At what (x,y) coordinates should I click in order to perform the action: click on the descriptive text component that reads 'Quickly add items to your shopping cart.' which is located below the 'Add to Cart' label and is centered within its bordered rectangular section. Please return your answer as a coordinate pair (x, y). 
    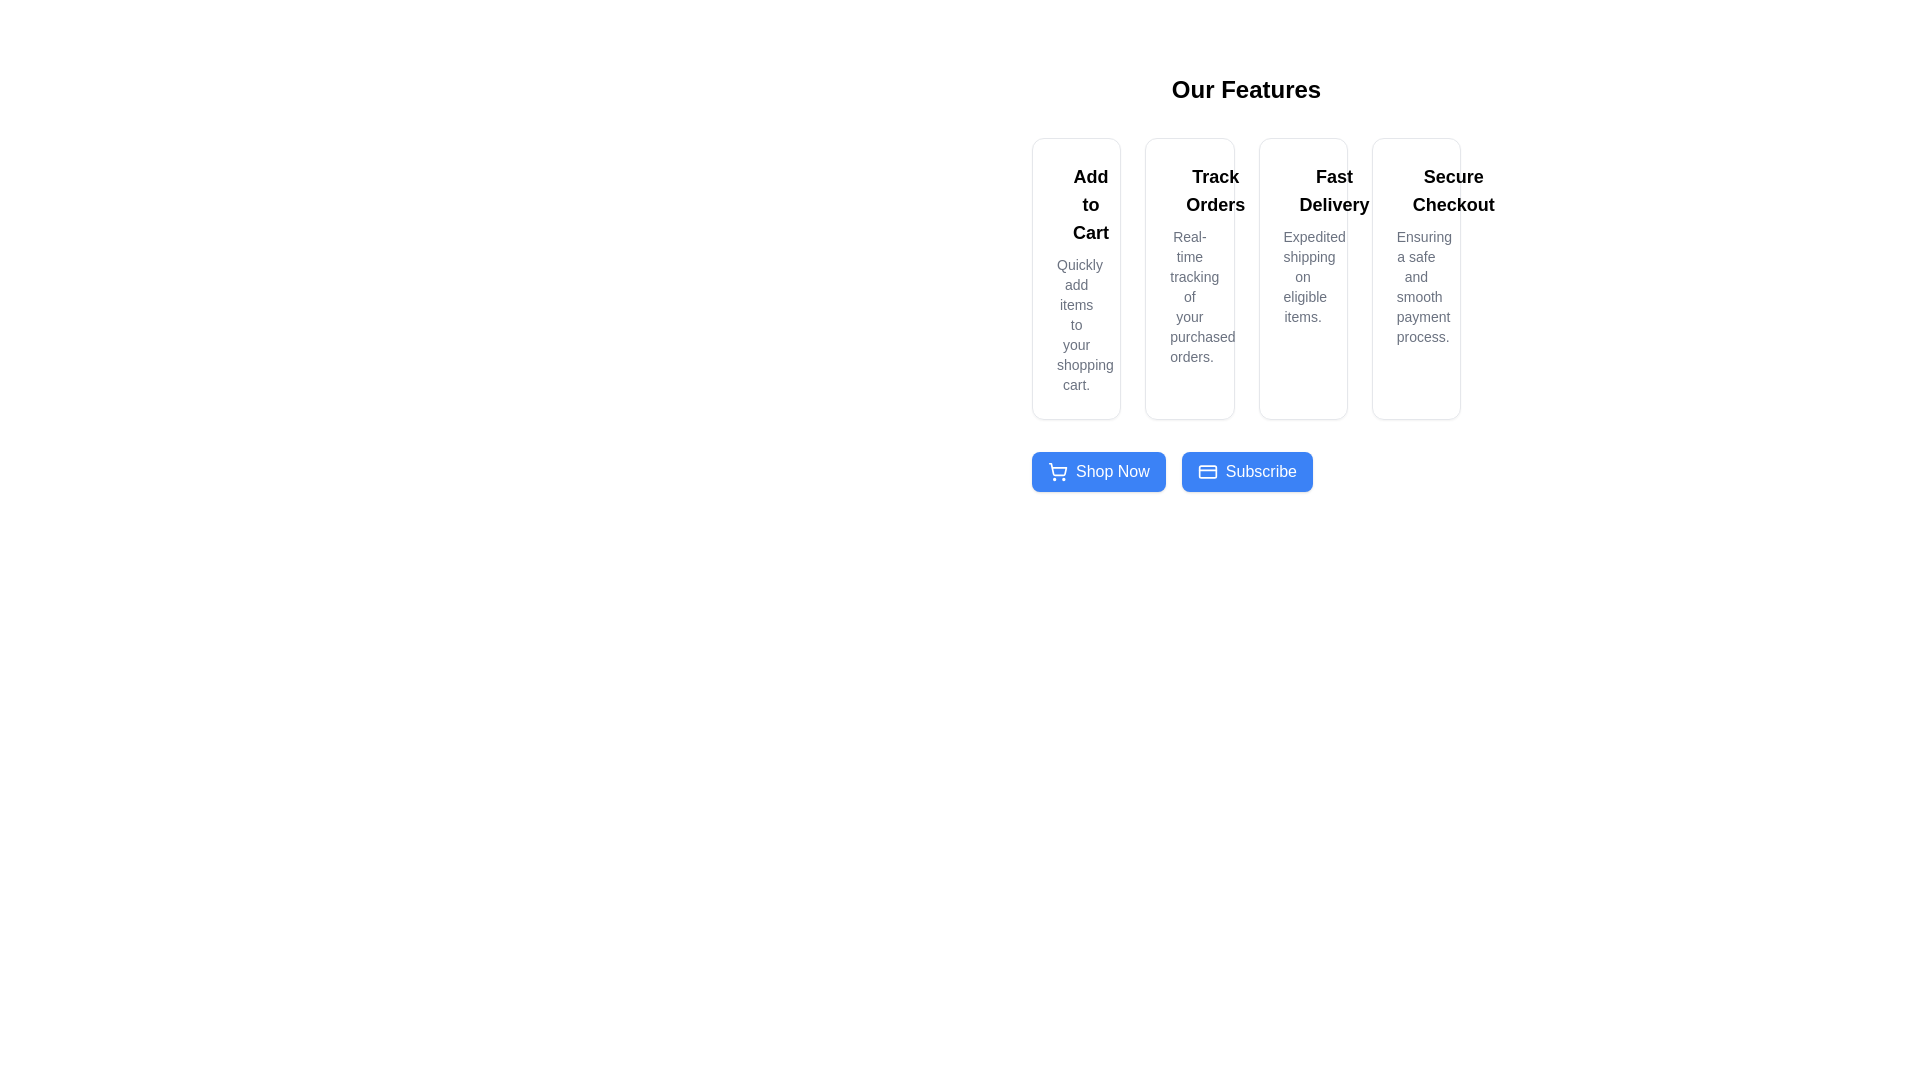
    Looking at the image, I should click on (1075, 323).